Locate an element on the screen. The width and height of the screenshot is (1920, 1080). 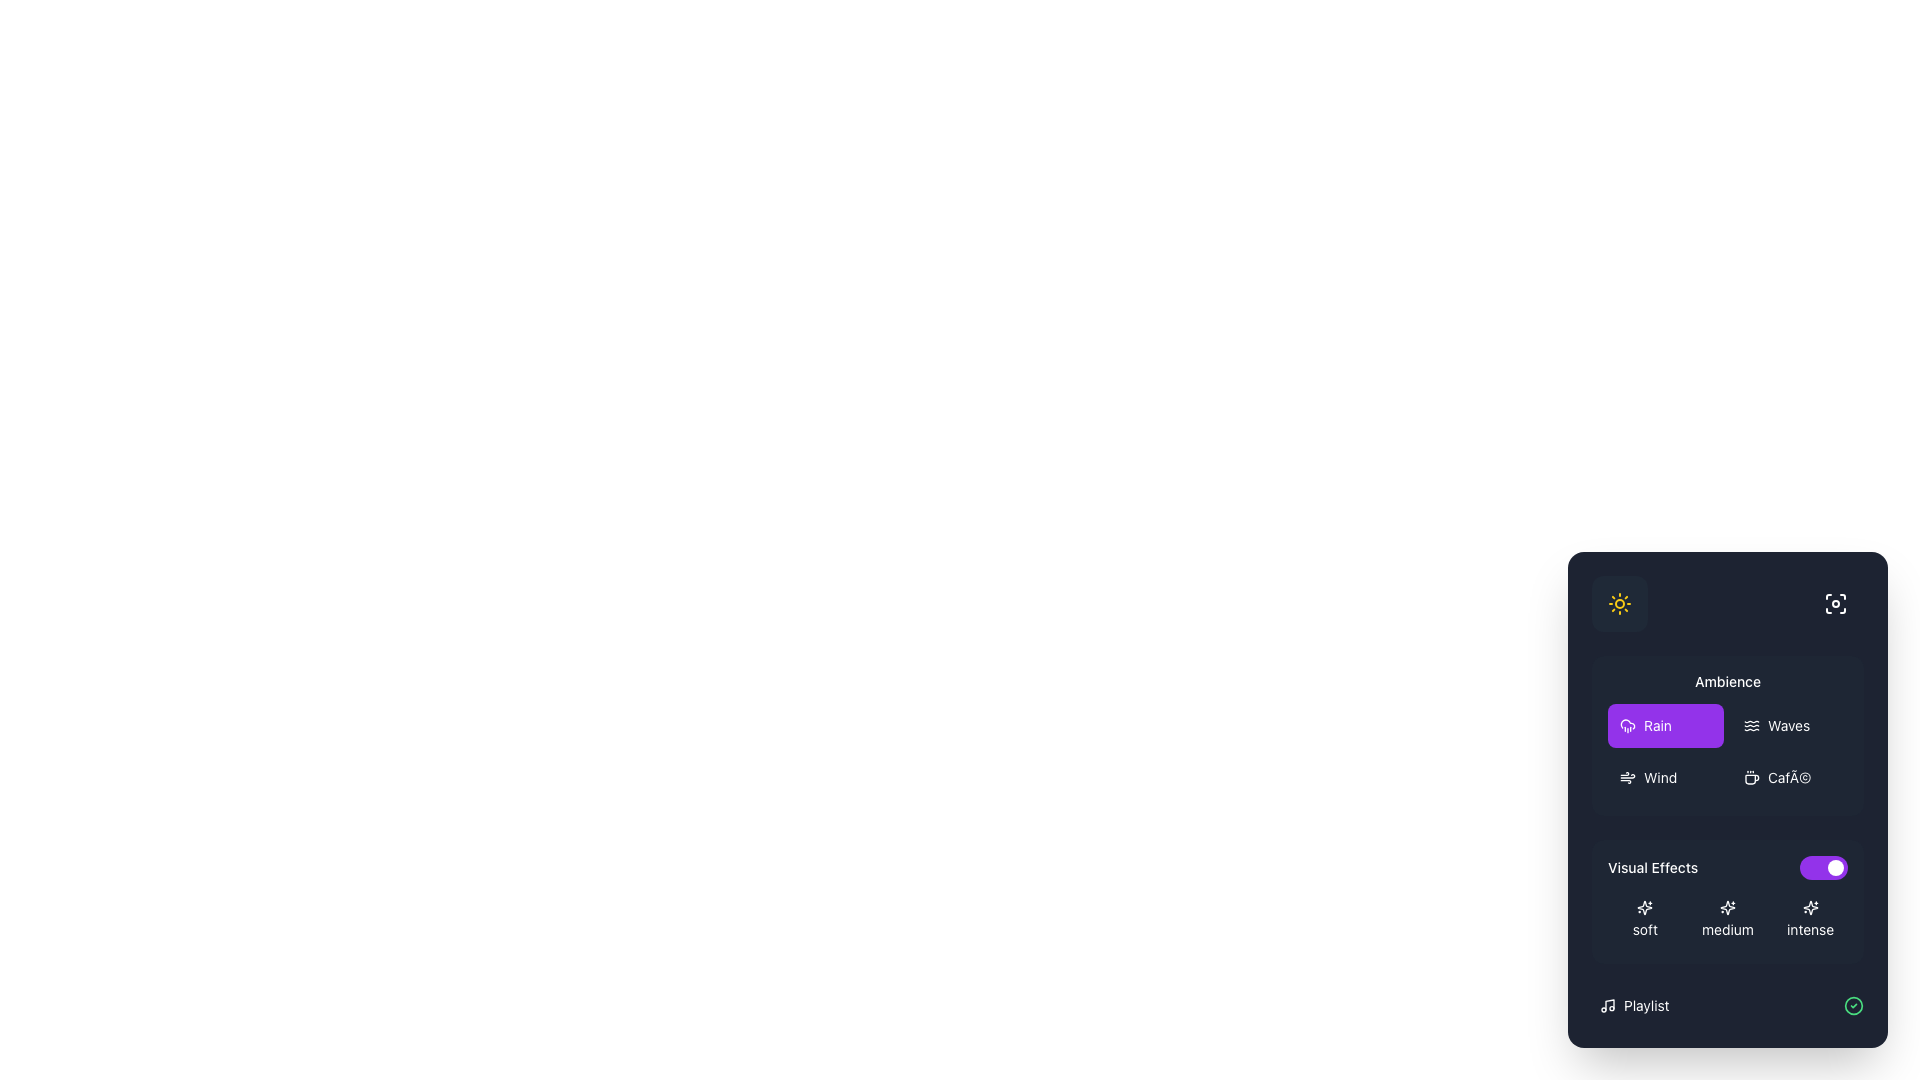
the button in the top-right corner of the panel that is likely related to recording or focusing functionality is located at coordinates (1836, 603).